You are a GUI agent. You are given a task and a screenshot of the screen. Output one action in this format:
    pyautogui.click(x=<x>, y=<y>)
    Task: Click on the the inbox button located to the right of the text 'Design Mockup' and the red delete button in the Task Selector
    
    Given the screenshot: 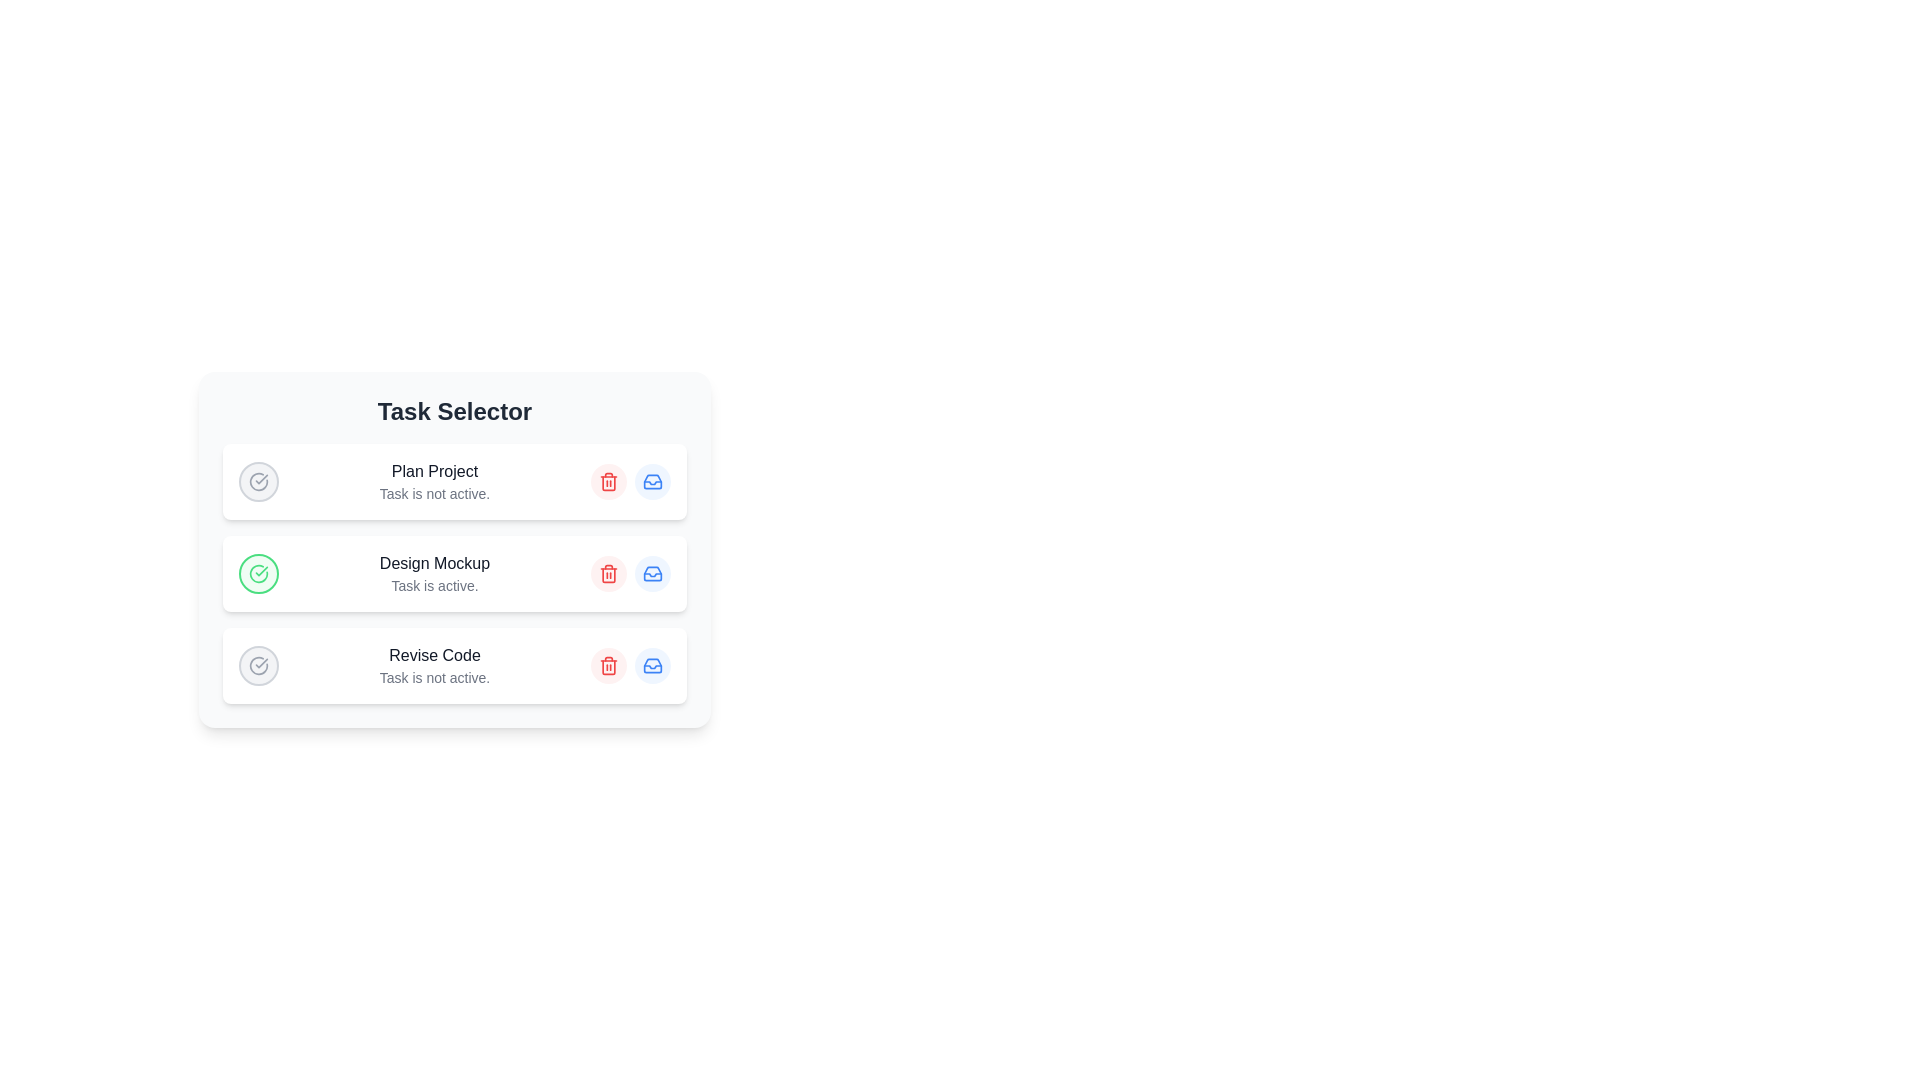 What is the action you would take?
    pyautogui.click(x=652, y=574)
    